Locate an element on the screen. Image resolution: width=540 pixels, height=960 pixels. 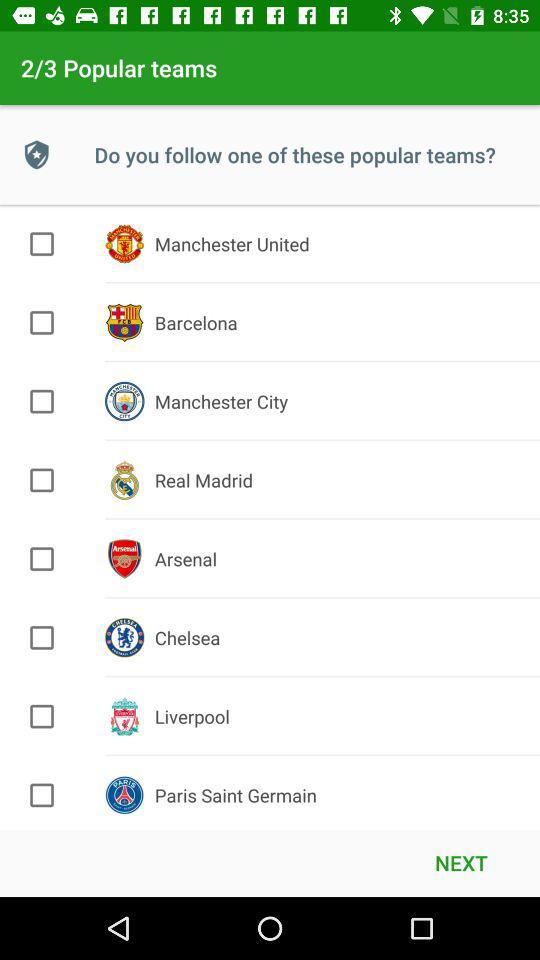
the first check box is located at coordinates (42, 243).